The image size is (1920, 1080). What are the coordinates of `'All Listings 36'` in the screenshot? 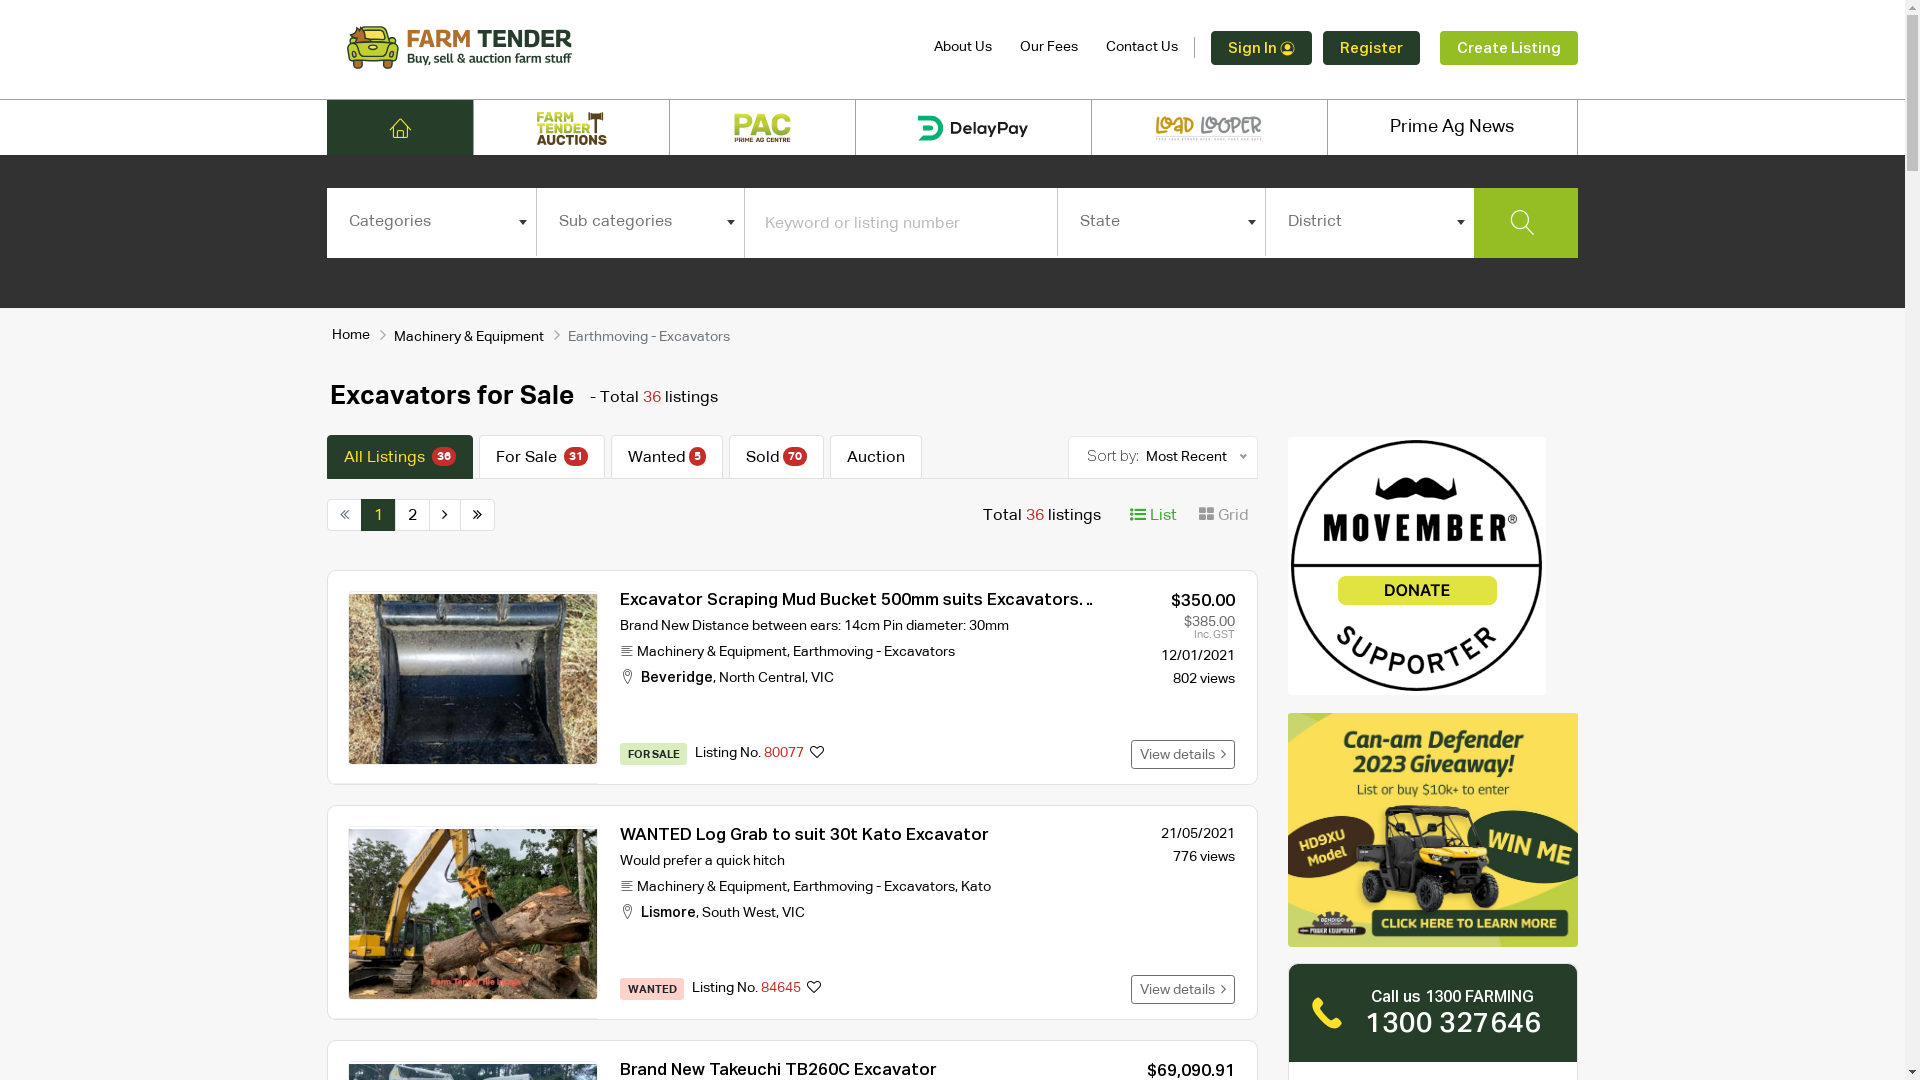 It's located at (399, 456).